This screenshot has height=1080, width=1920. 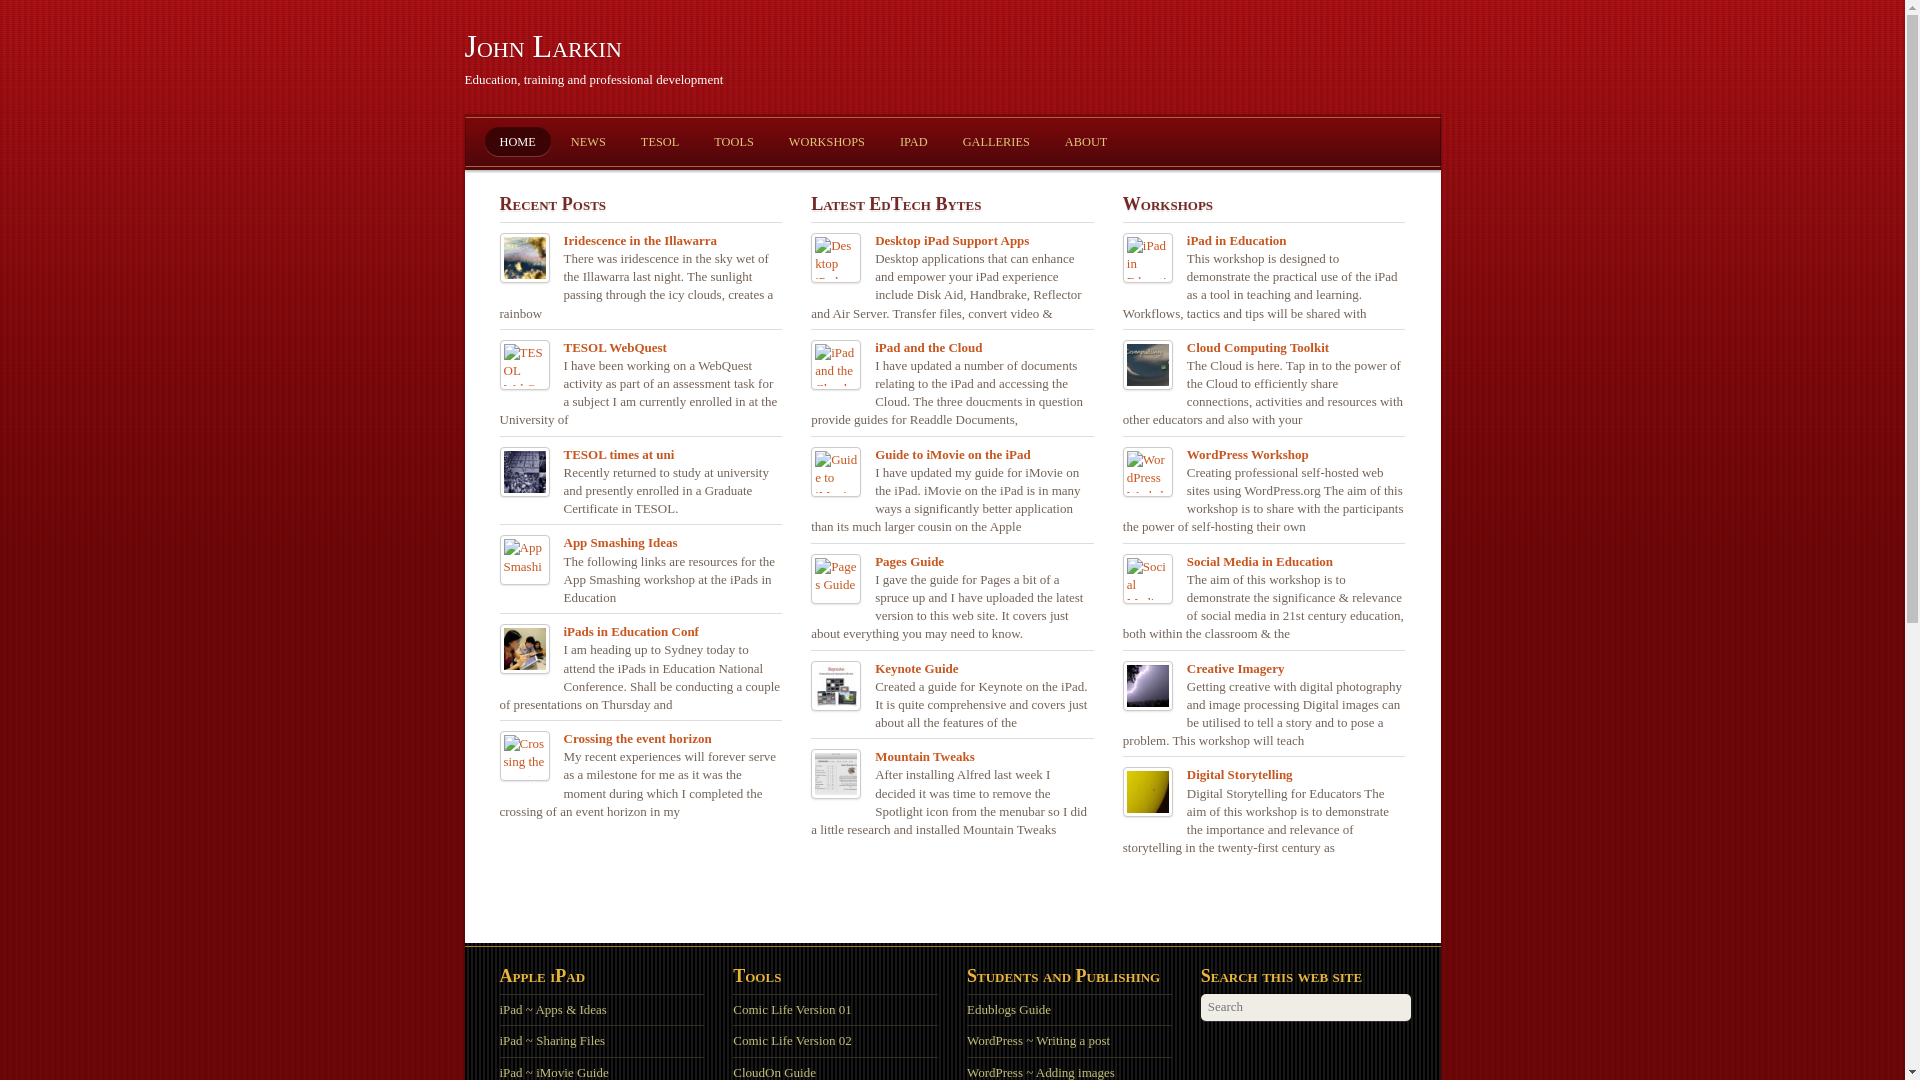 What do you see at coordinates (791, 1009) in the screenshot?
I see `'Comic Life Version 01'` at bounding box center [791, 1009].